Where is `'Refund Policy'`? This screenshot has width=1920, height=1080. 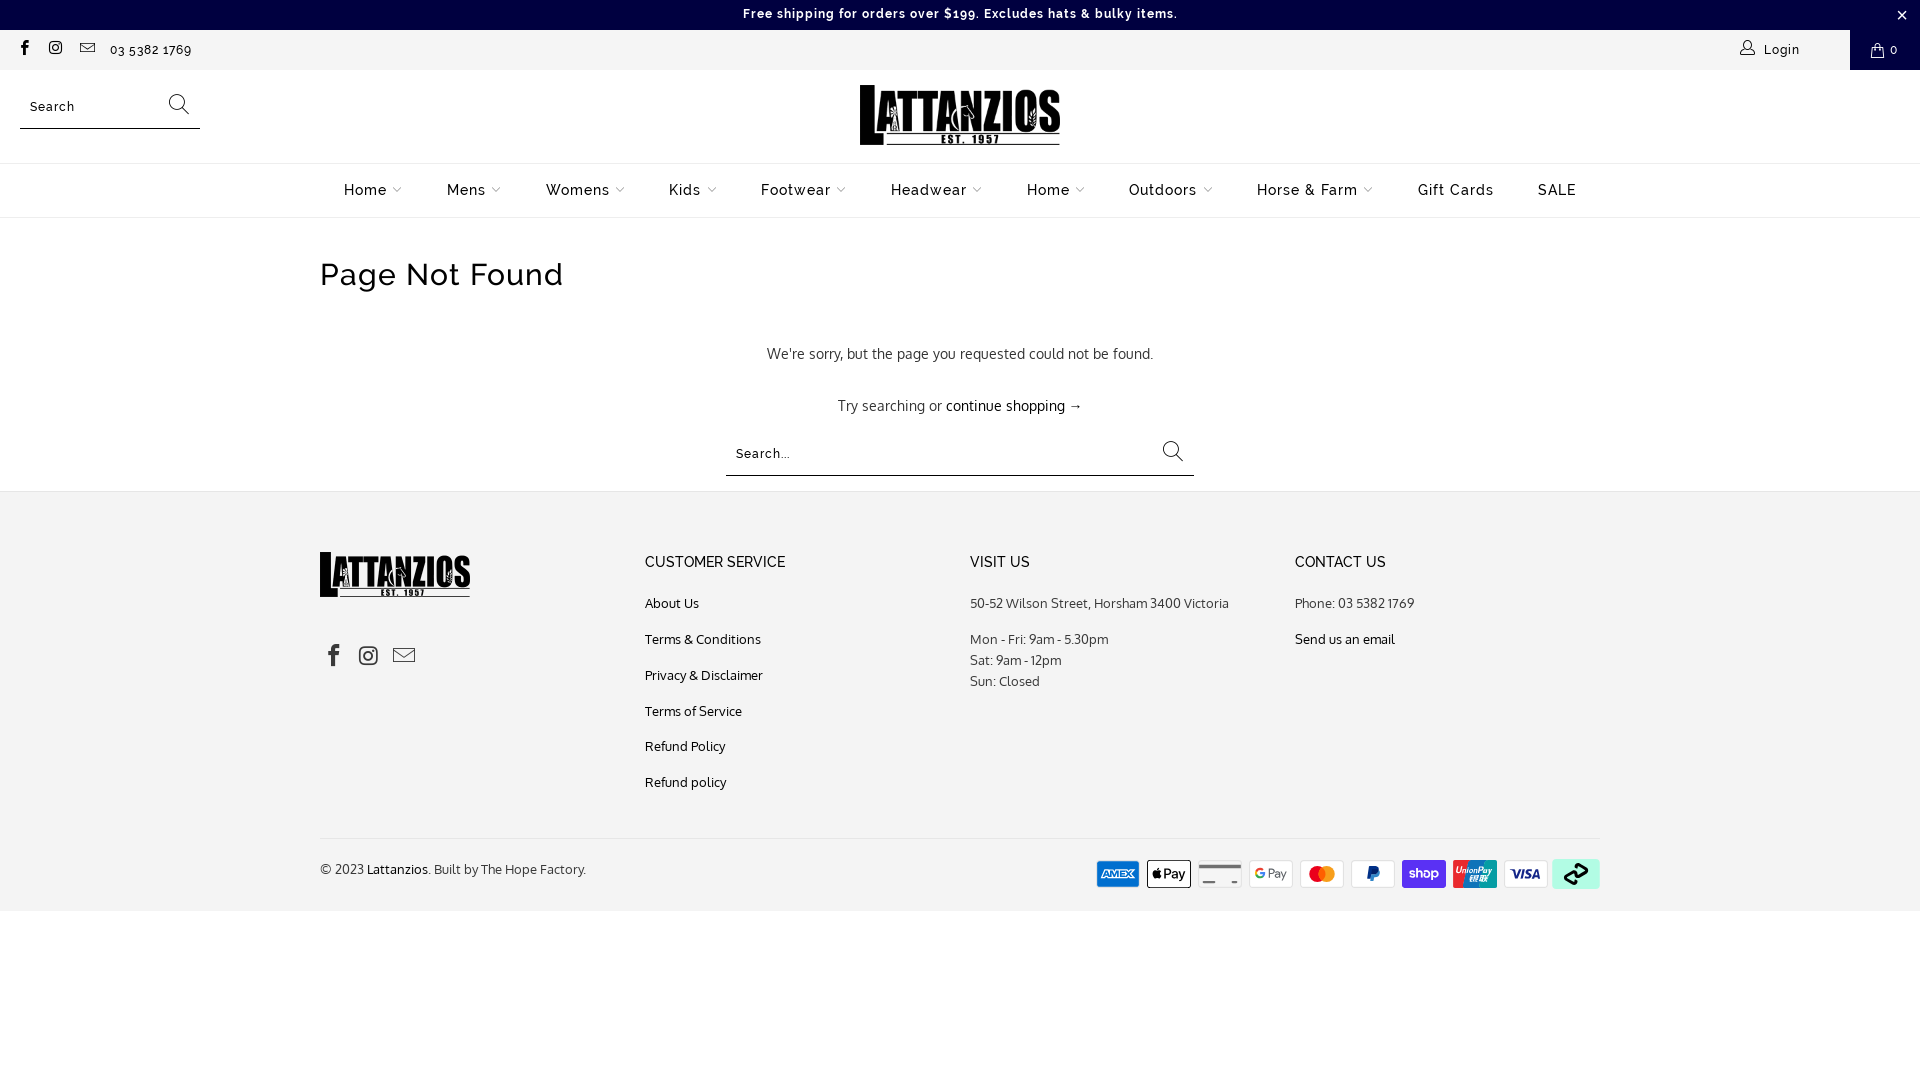
'Refund Policy' is located at coordinates (685, 745).